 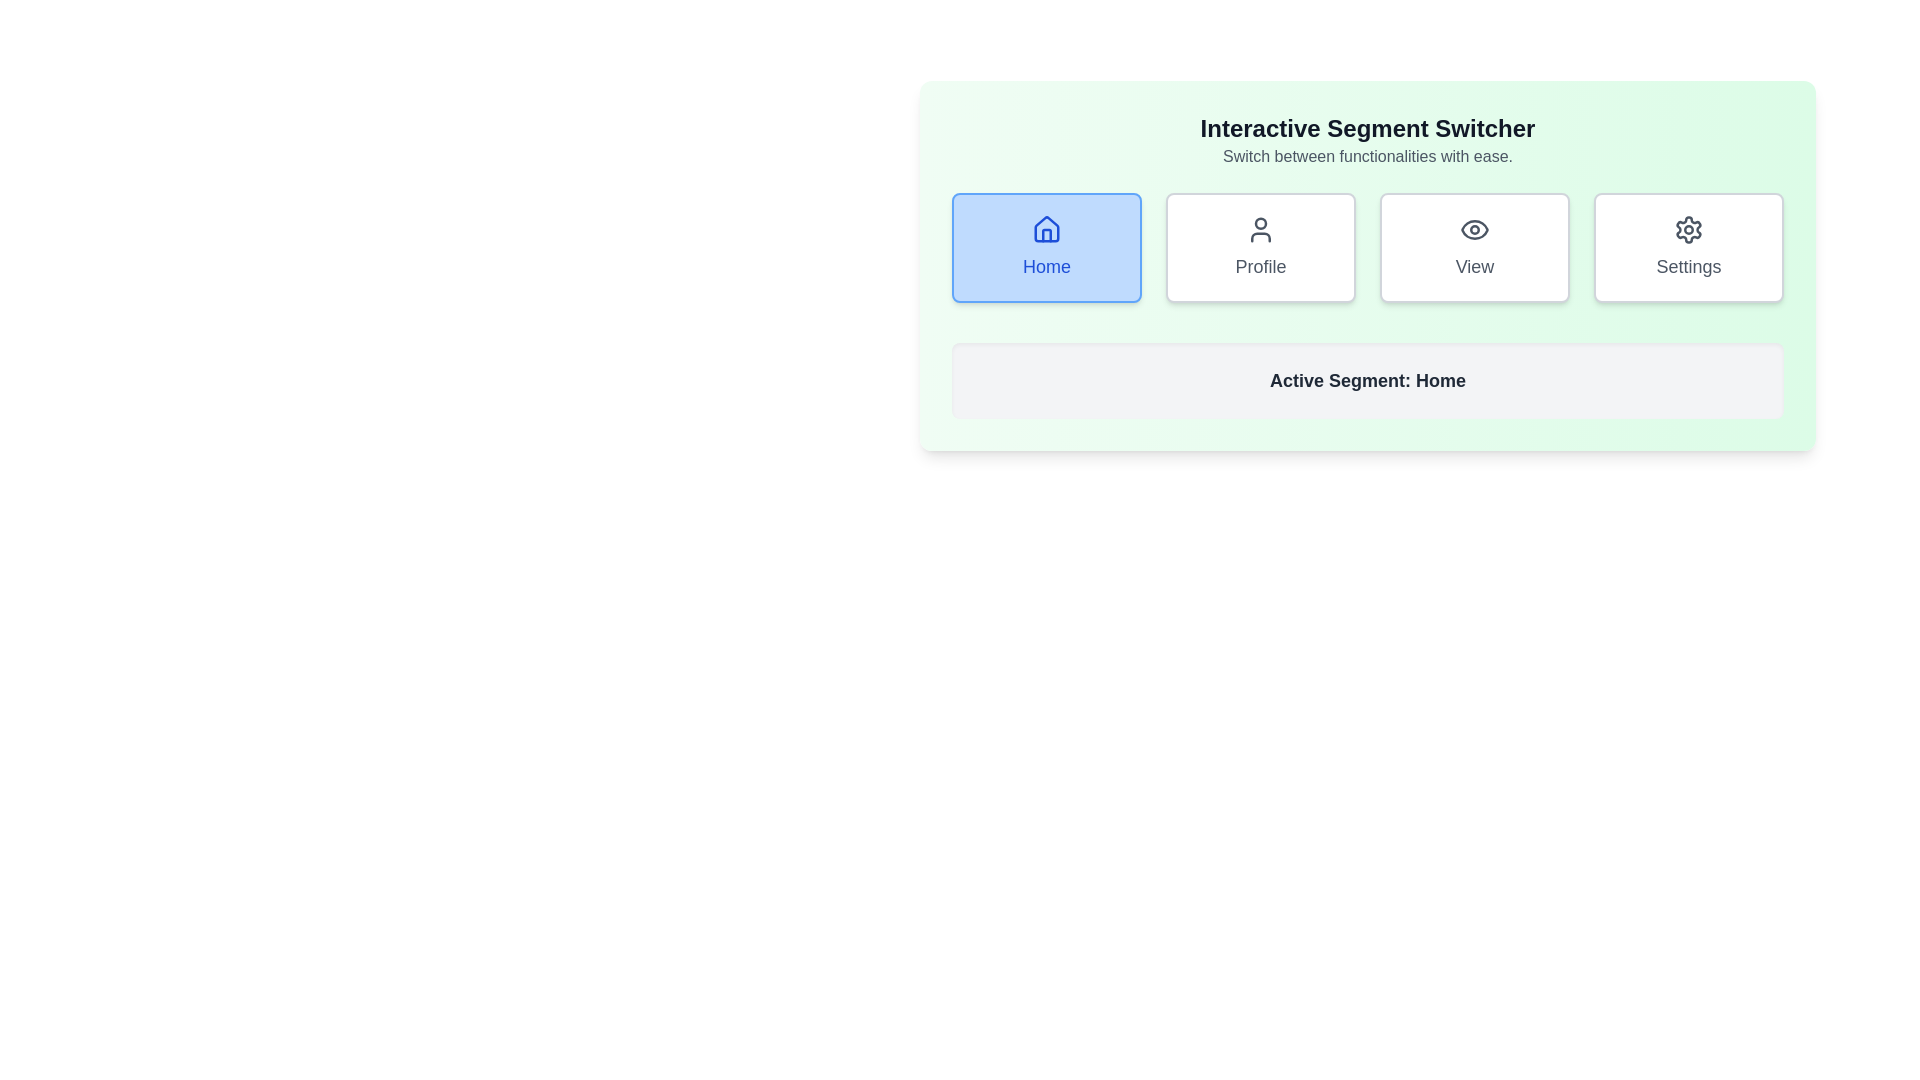 I want to click on the 'Home' button, so click(x=1045, y=246).